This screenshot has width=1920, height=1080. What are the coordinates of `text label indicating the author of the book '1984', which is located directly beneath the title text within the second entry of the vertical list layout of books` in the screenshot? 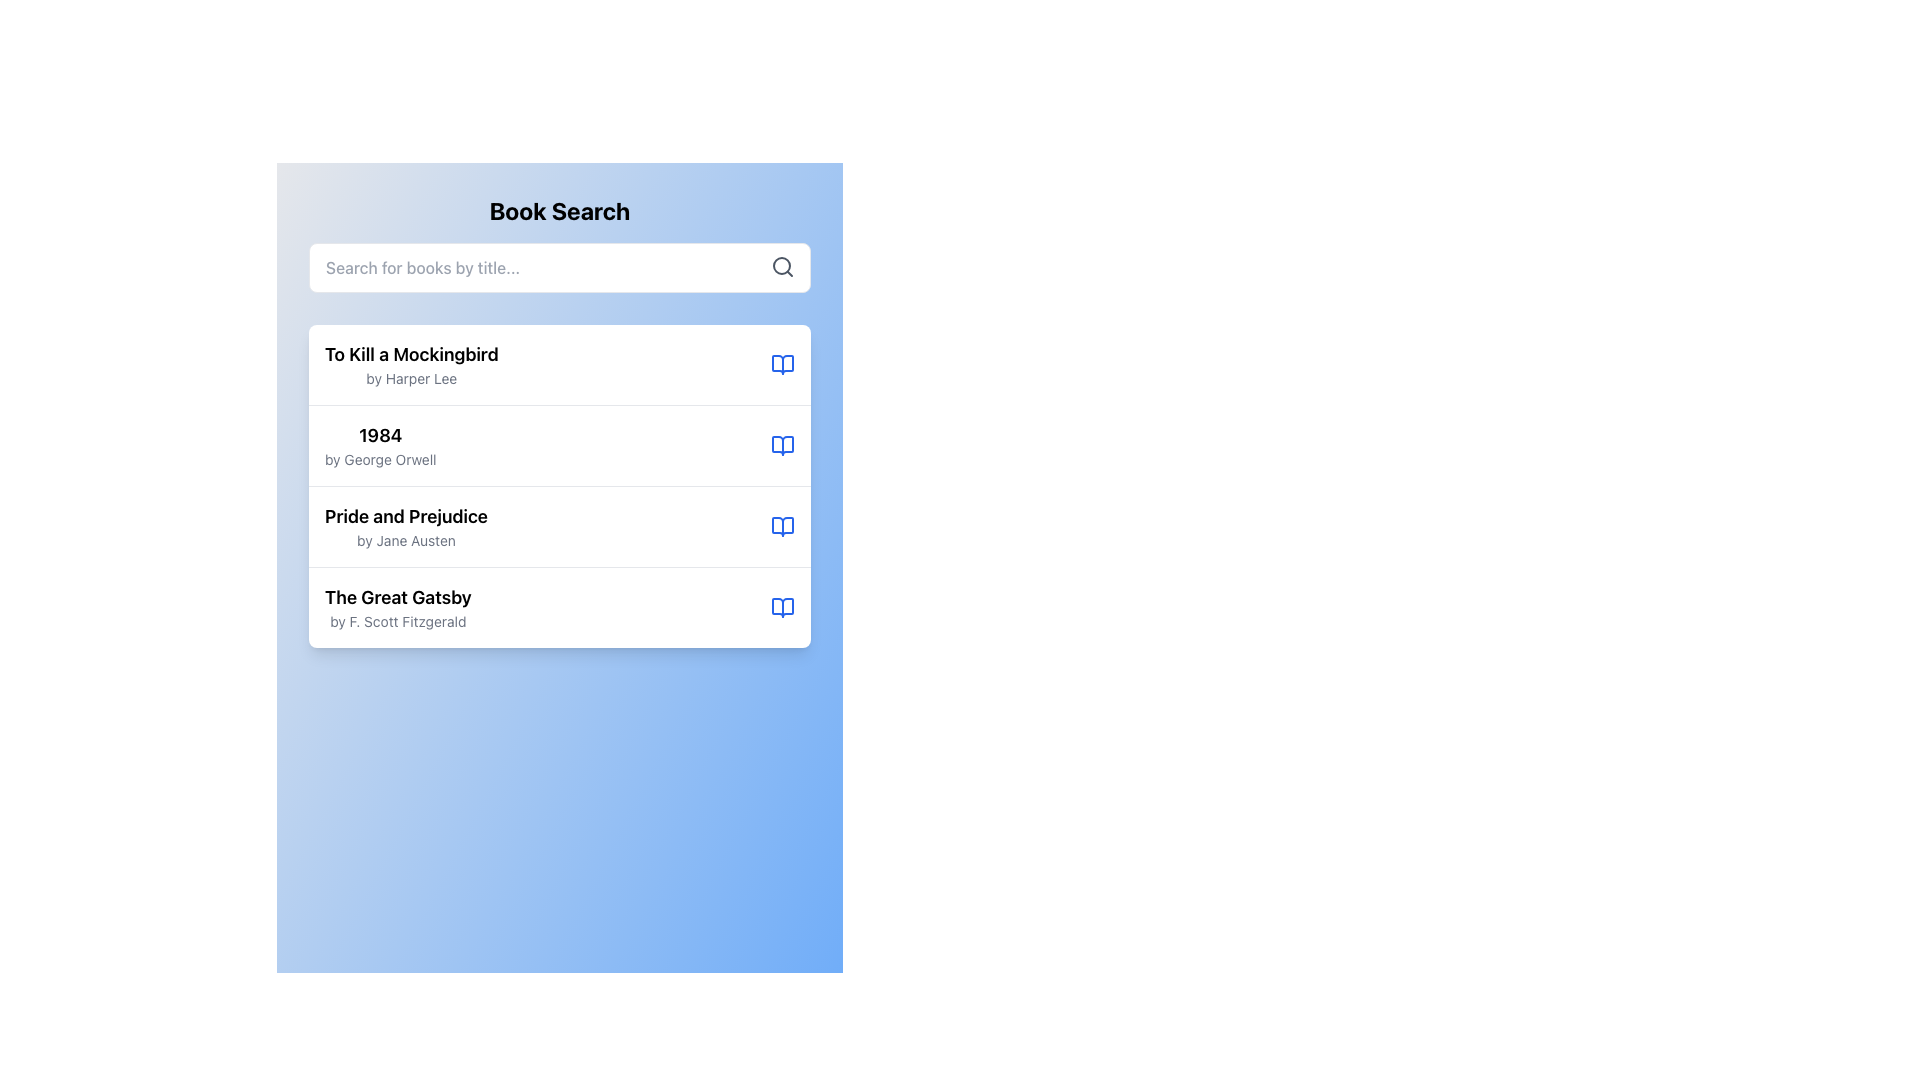 It's located at (380, 459).